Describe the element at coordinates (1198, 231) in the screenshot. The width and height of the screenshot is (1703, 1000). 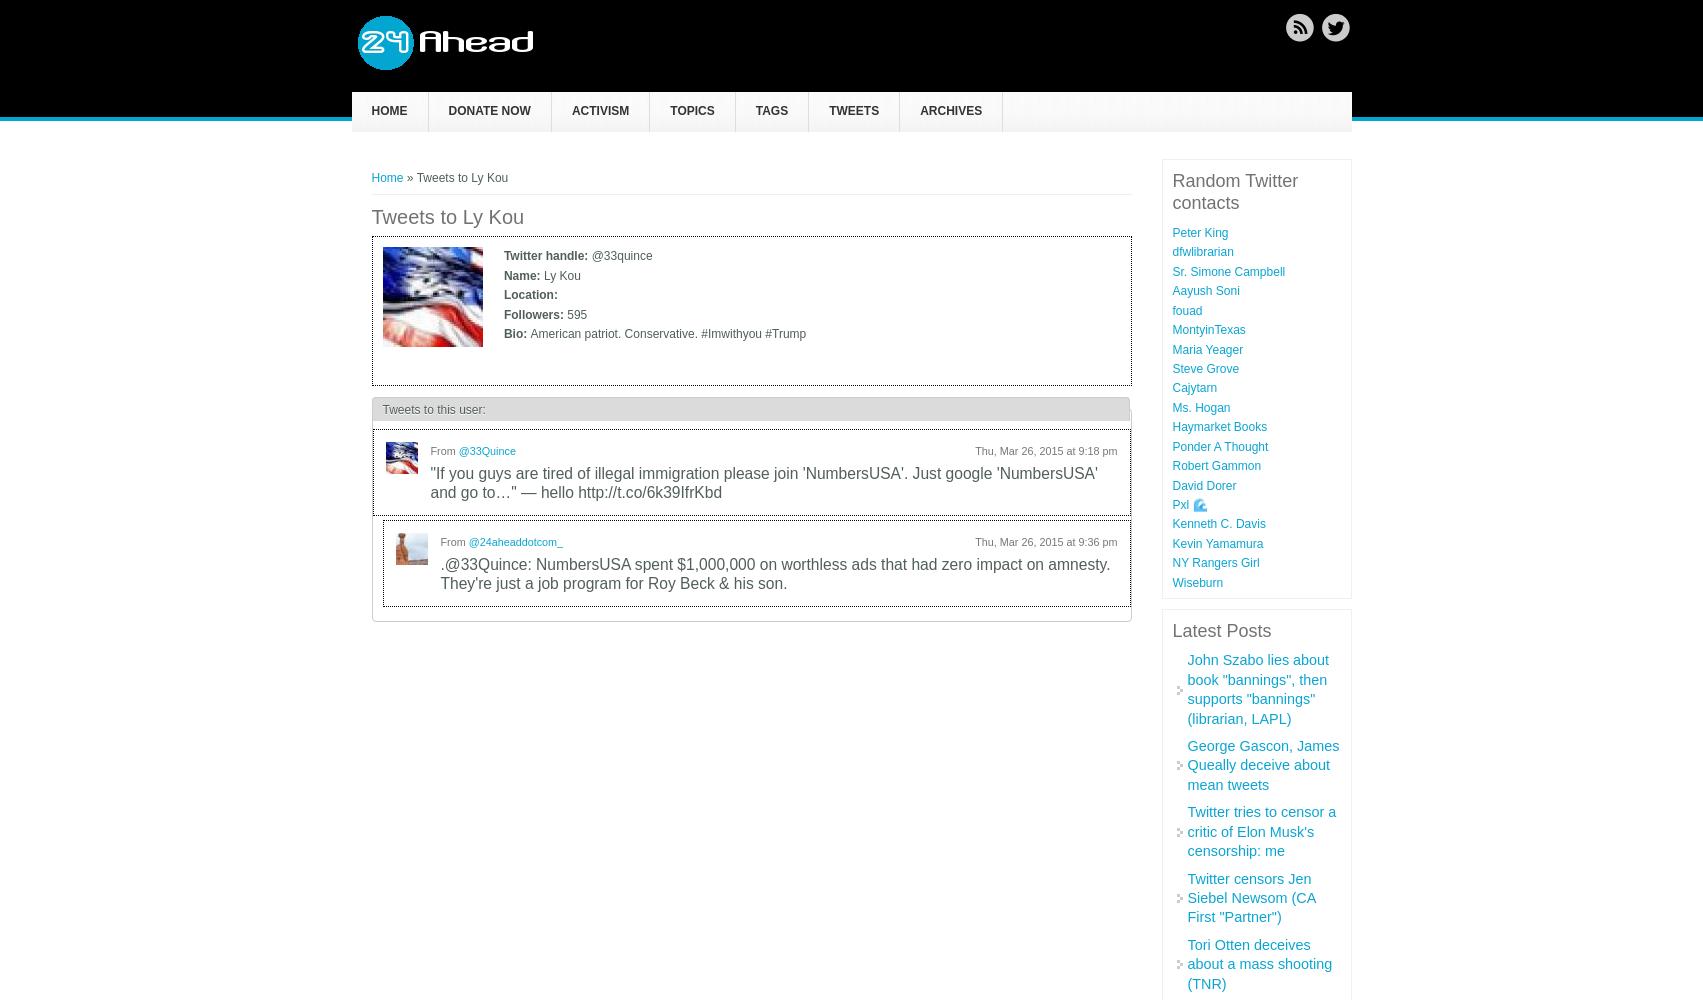
I see `'Peter King'` at that location.